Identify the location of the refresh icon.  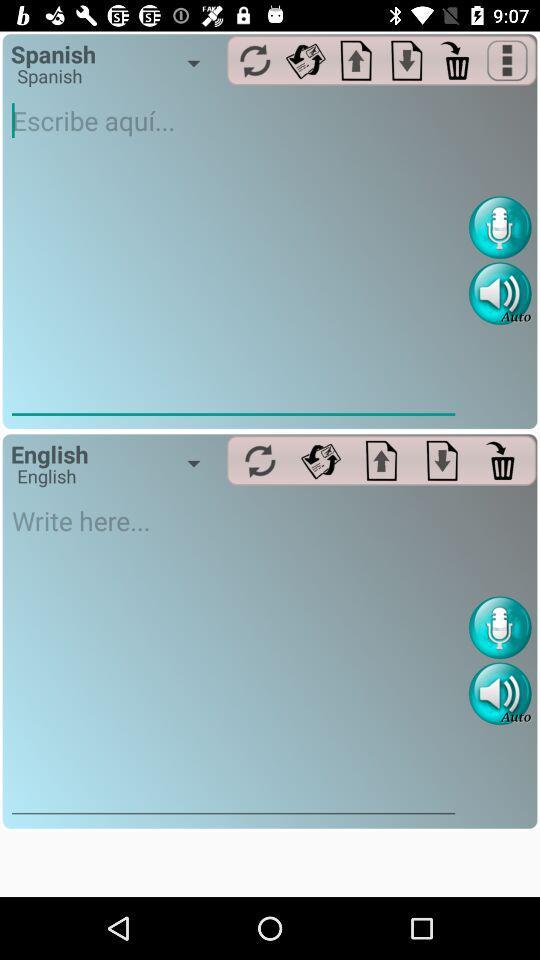
(255, 59).